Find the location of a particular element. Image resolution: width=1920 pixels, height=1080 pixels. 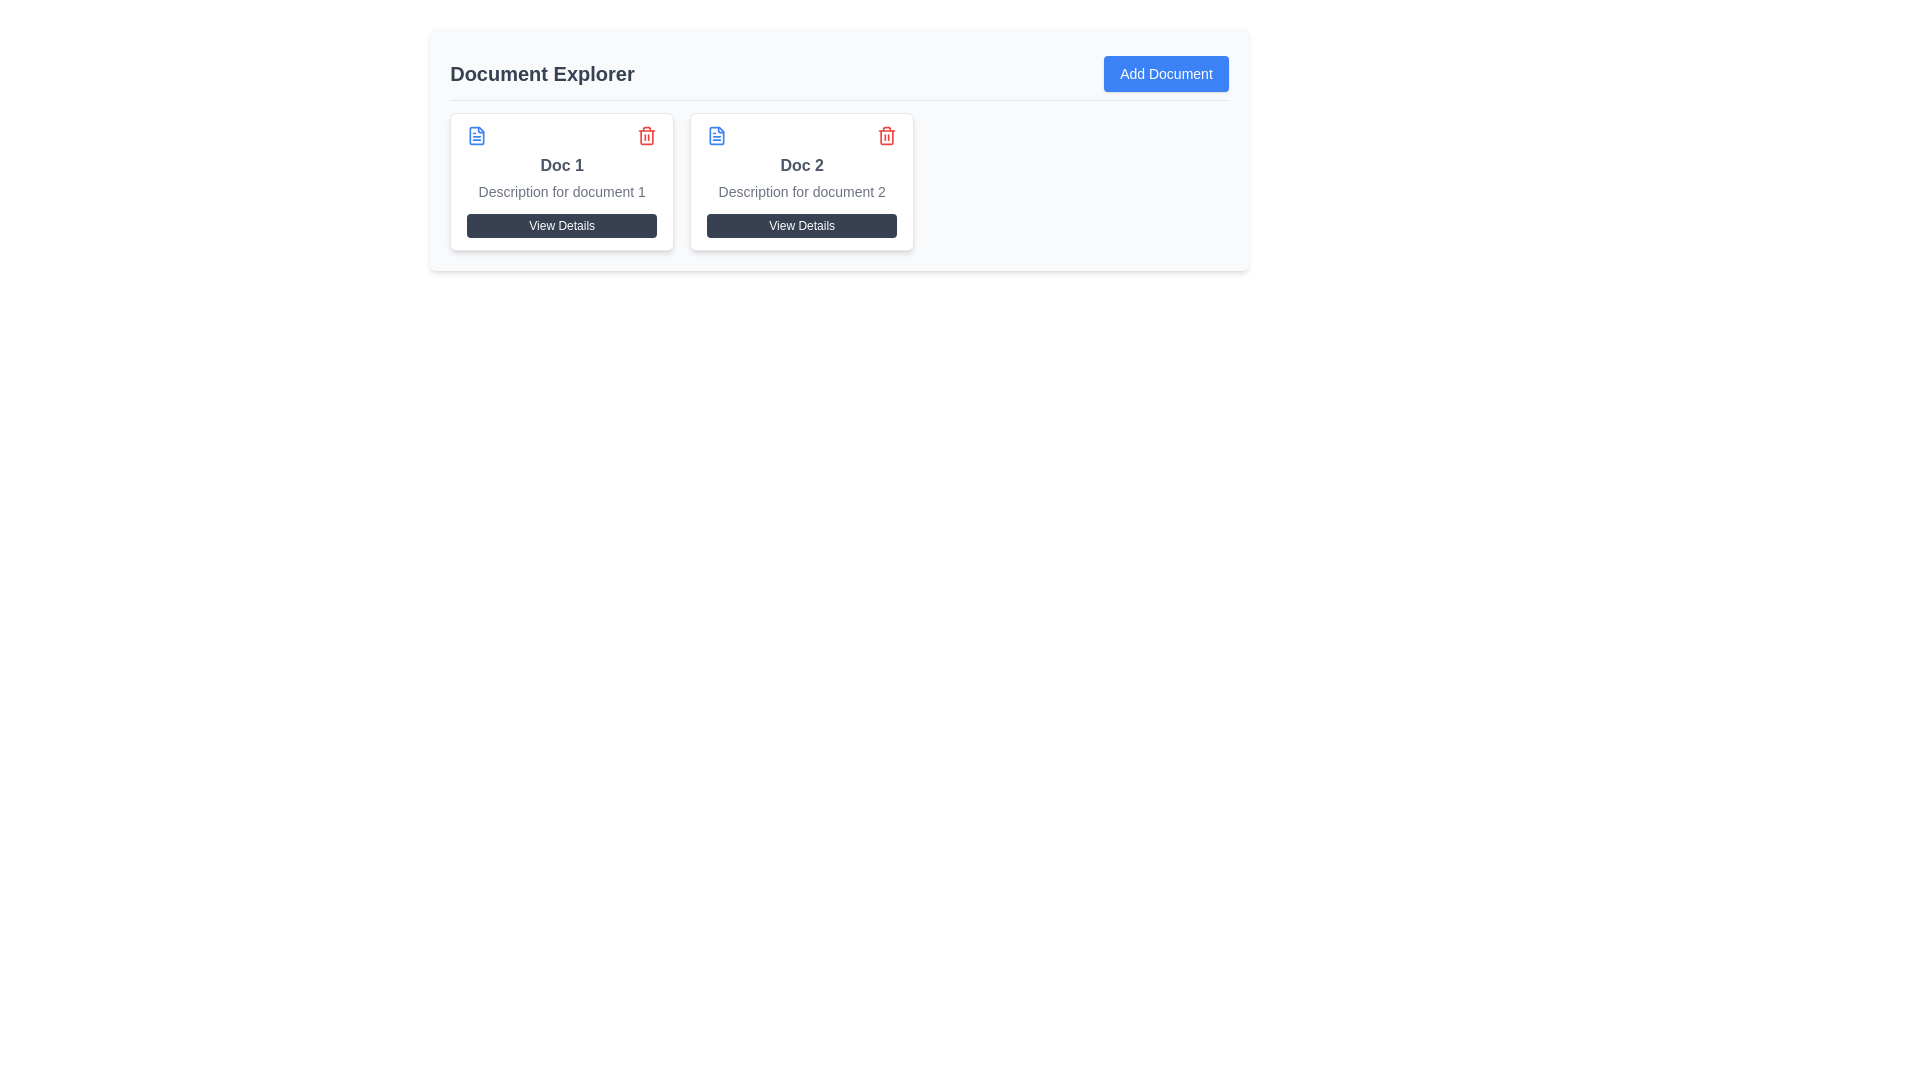

the bold 'Document Explorer' text label located at the top left of the header section is located at coordinates (542, 72).